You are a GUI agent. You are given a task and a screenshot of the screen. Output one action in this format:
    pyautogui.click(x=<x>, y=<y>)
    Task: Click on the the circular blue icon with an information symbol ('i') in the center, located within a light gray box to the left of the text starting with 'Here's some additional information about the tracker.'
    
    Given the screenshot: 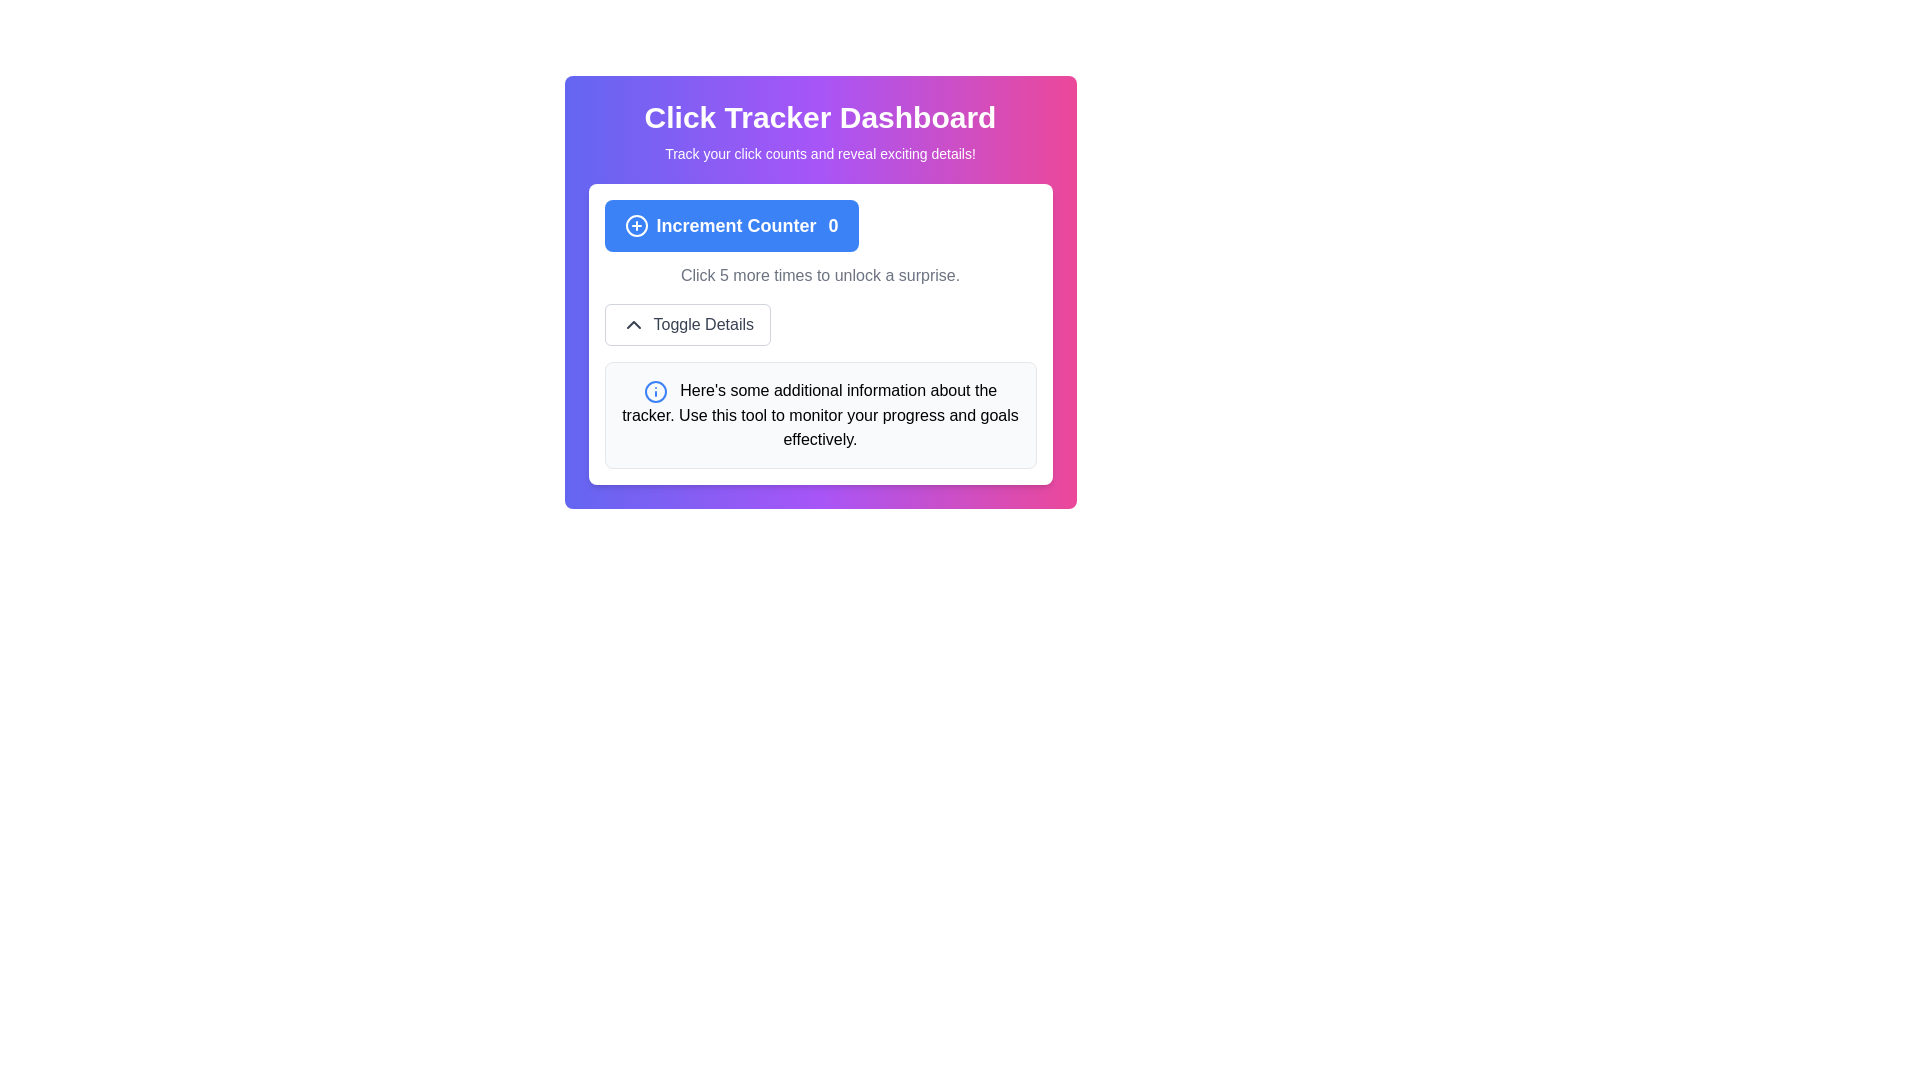 What is the action you would take?
    pyautogui.click(x=655, y=391)
    